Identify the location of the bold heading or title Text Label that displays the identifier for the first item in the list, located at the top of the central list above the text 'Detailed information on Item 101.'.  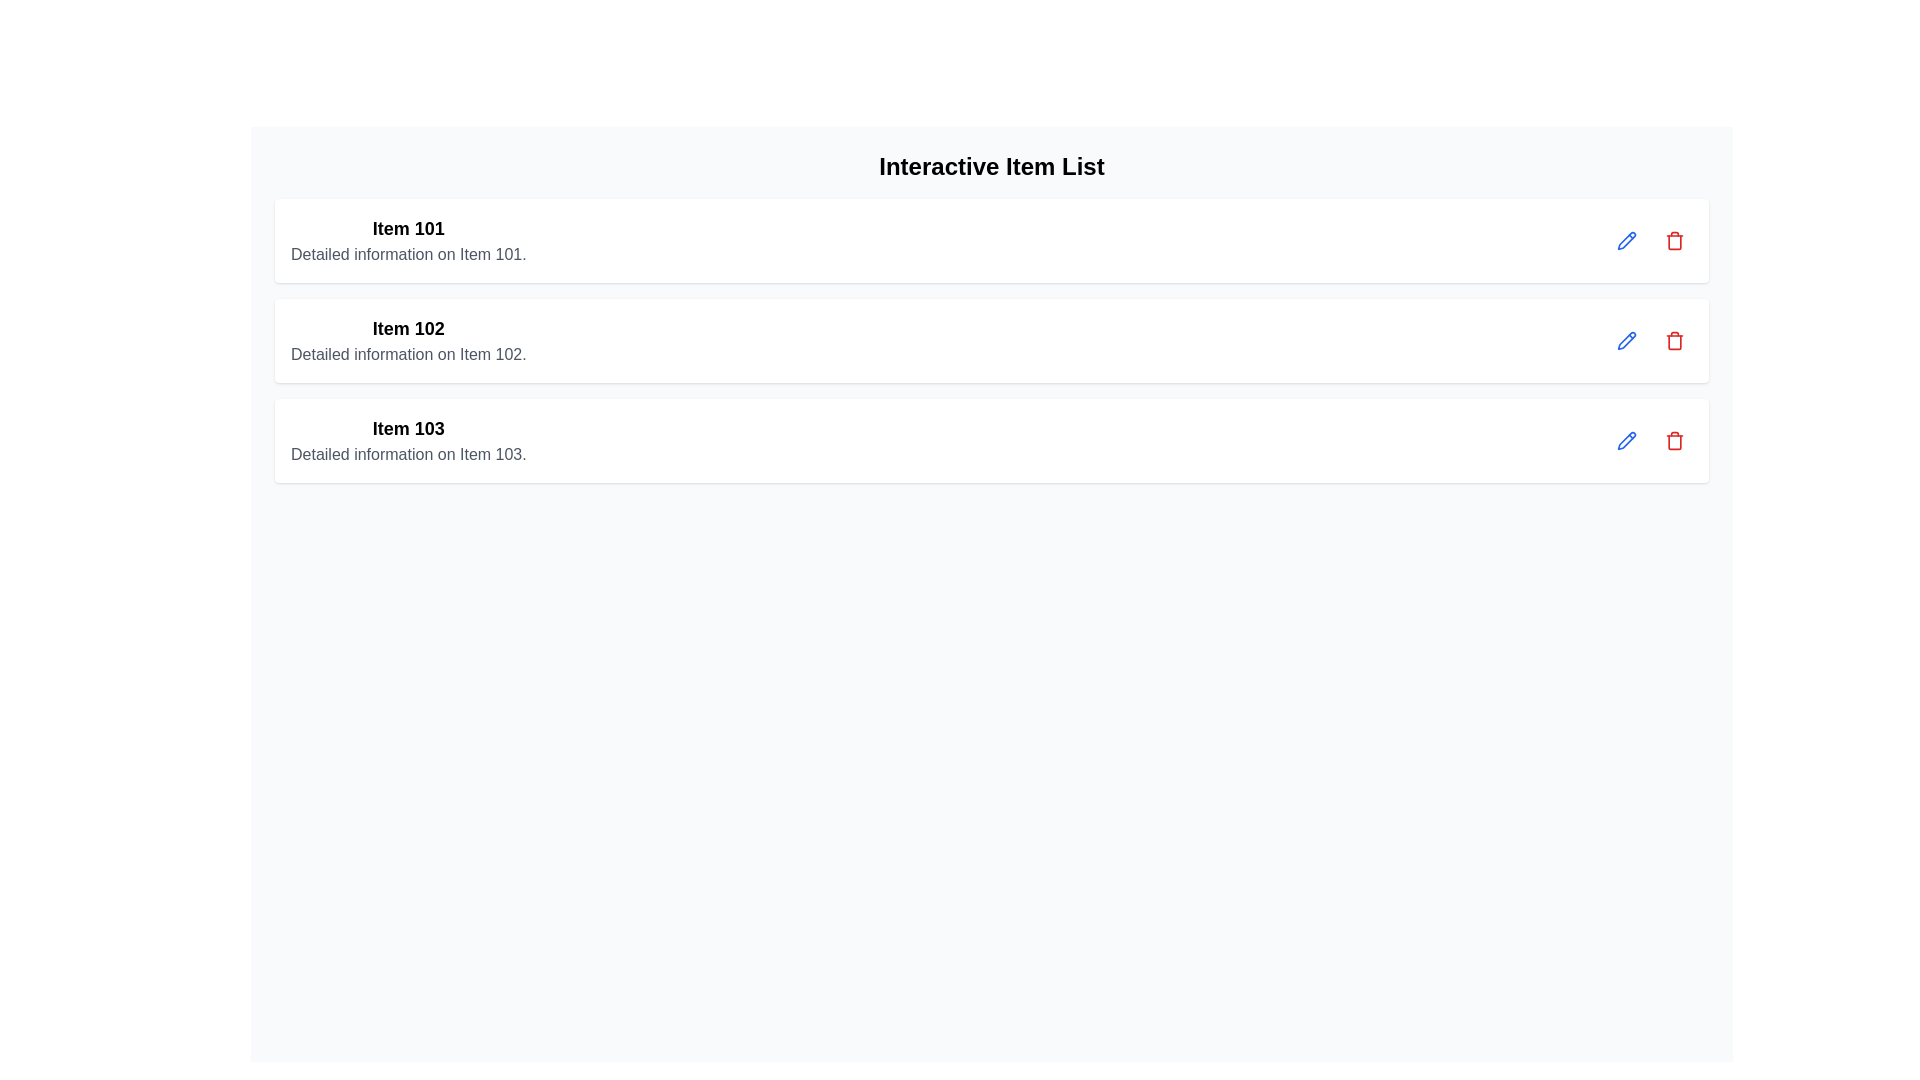
(407, 227).